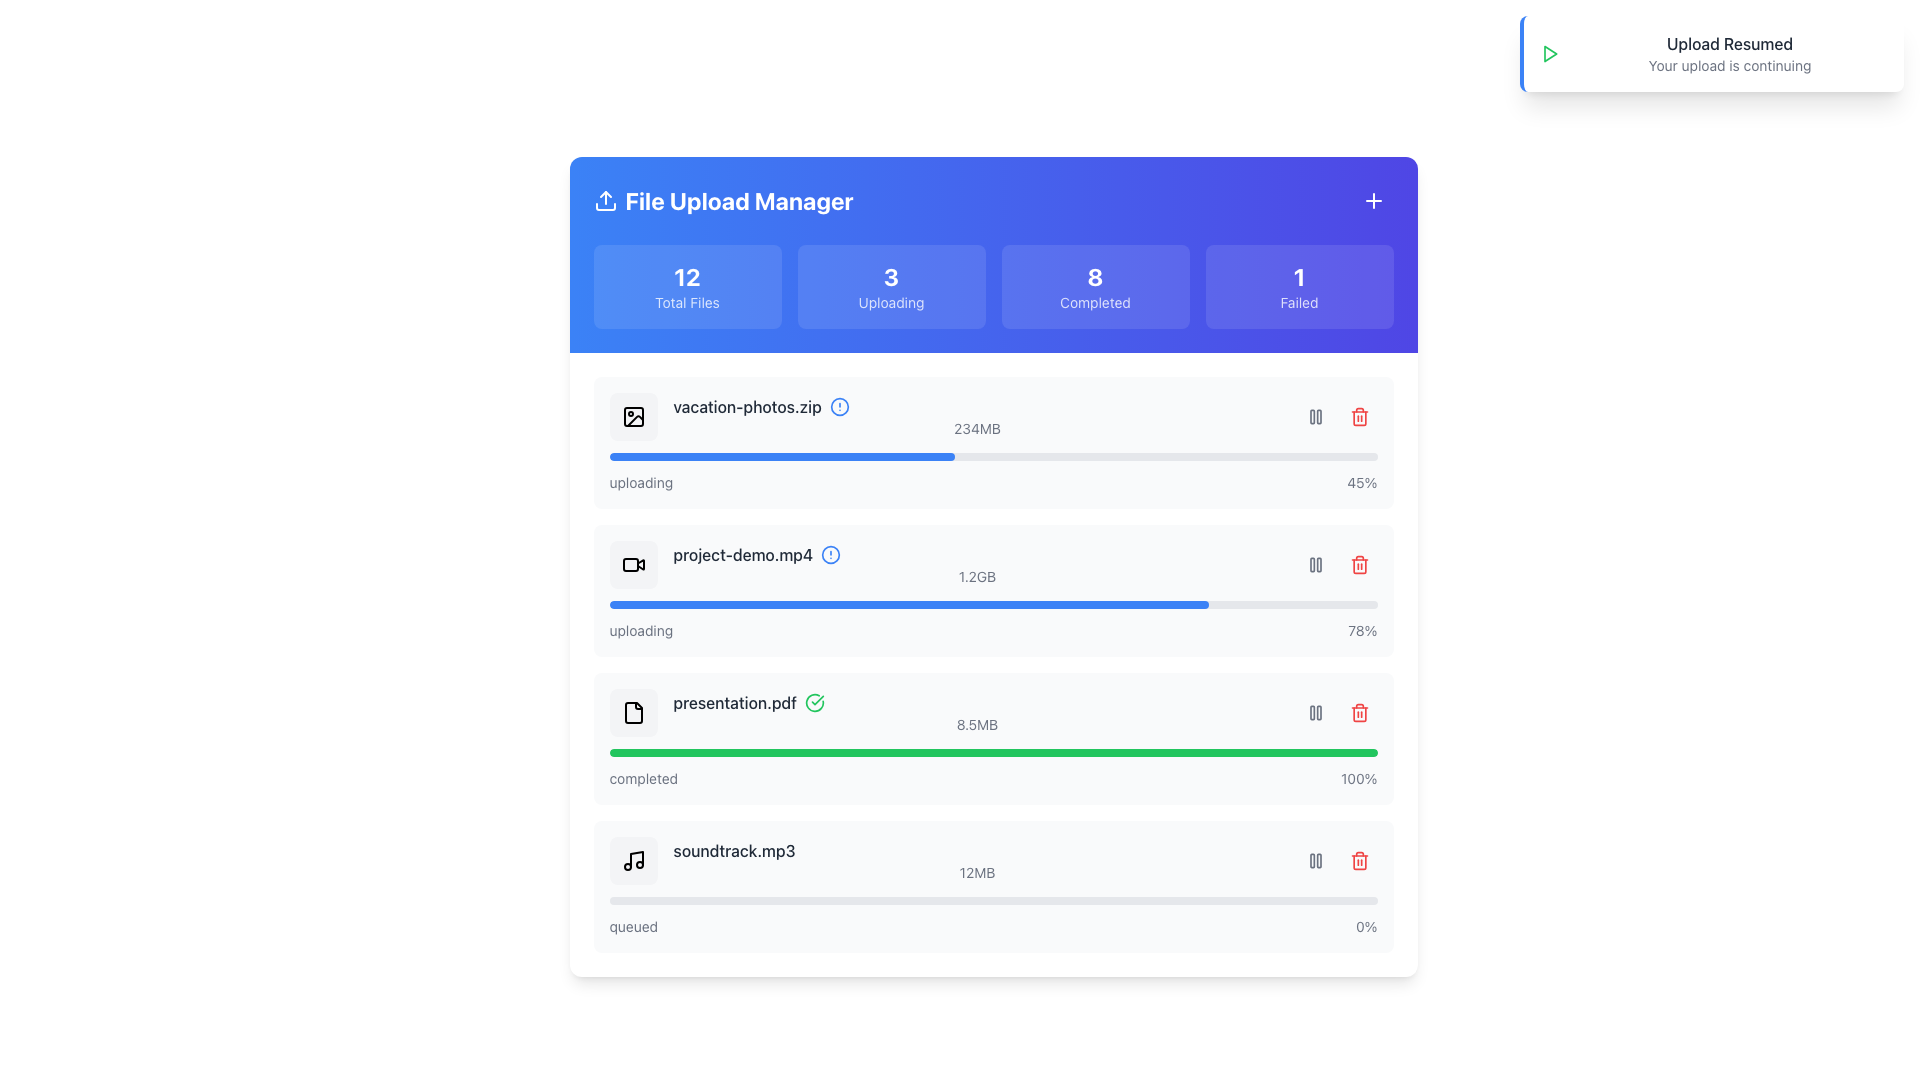 This screenshot has height=1080, width=1920. Describe the element at coordinates (632, 564) in the screenshot. I see `the video file type indicator icon located in the second row of the file upload list, to the left of 'project-demo.mp4'` at that location.